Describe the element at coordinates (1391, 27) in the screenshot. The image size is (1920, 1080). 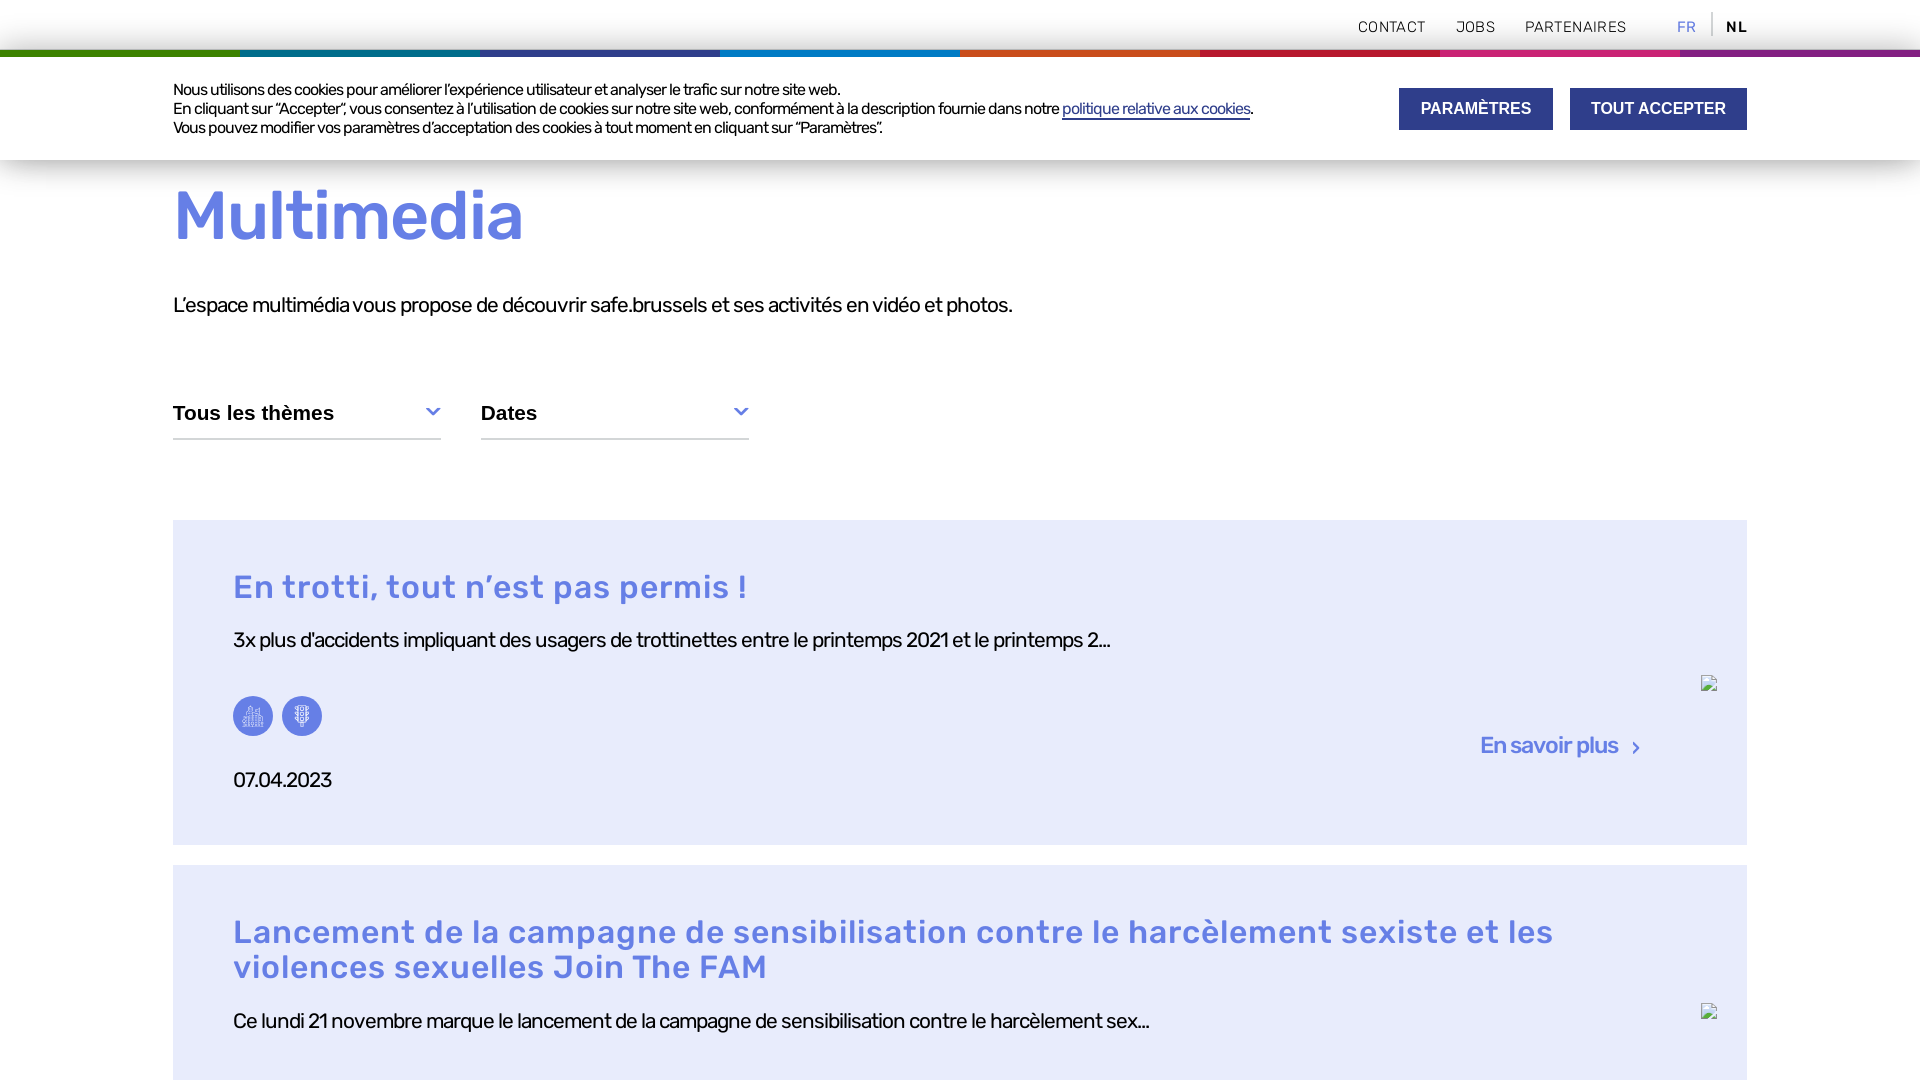
I see `'CONTACT'` at that location.